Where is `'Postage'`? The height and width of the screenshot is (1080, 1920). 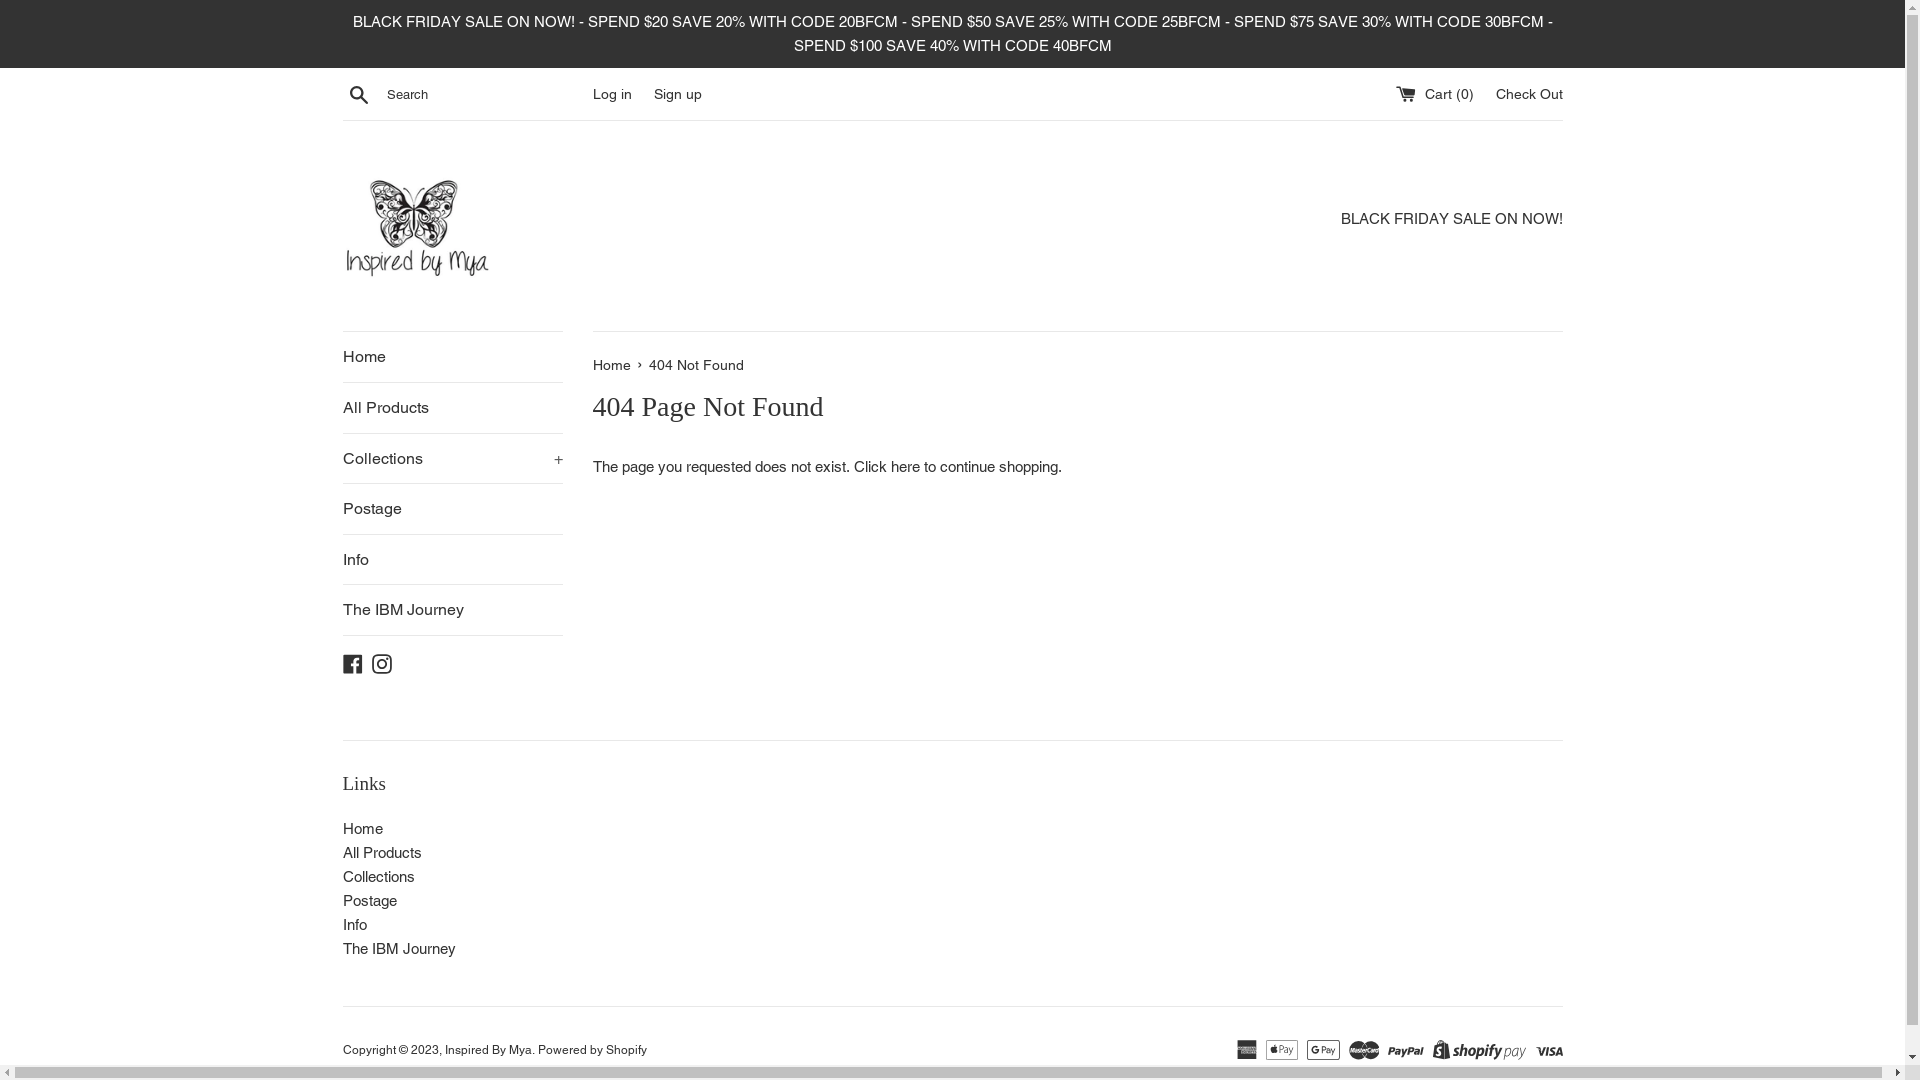 'Postage' is located at coordinates (450, 508).